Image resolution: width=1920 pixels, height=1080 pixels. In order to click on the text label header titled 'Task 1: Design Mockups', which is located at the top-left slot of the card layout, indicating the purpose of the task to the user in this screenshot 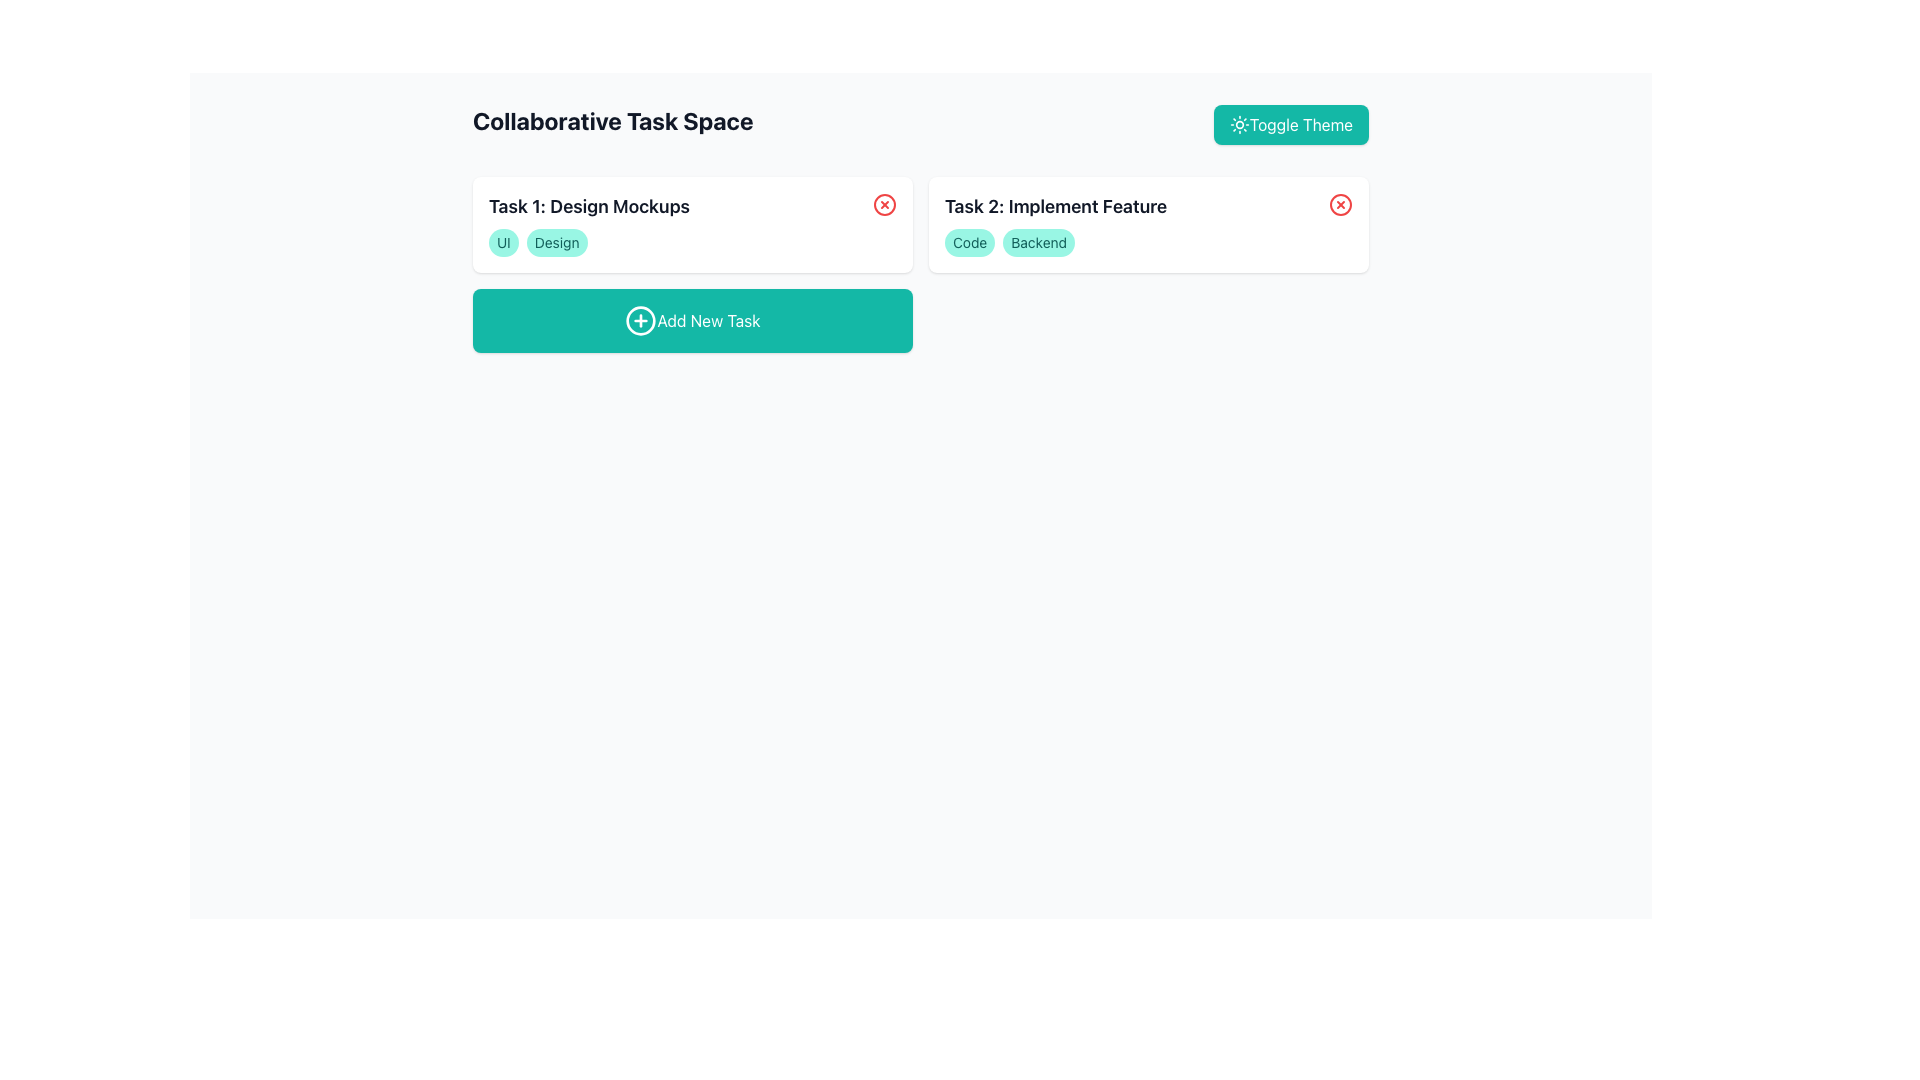, I will do `click(588, 207)`.